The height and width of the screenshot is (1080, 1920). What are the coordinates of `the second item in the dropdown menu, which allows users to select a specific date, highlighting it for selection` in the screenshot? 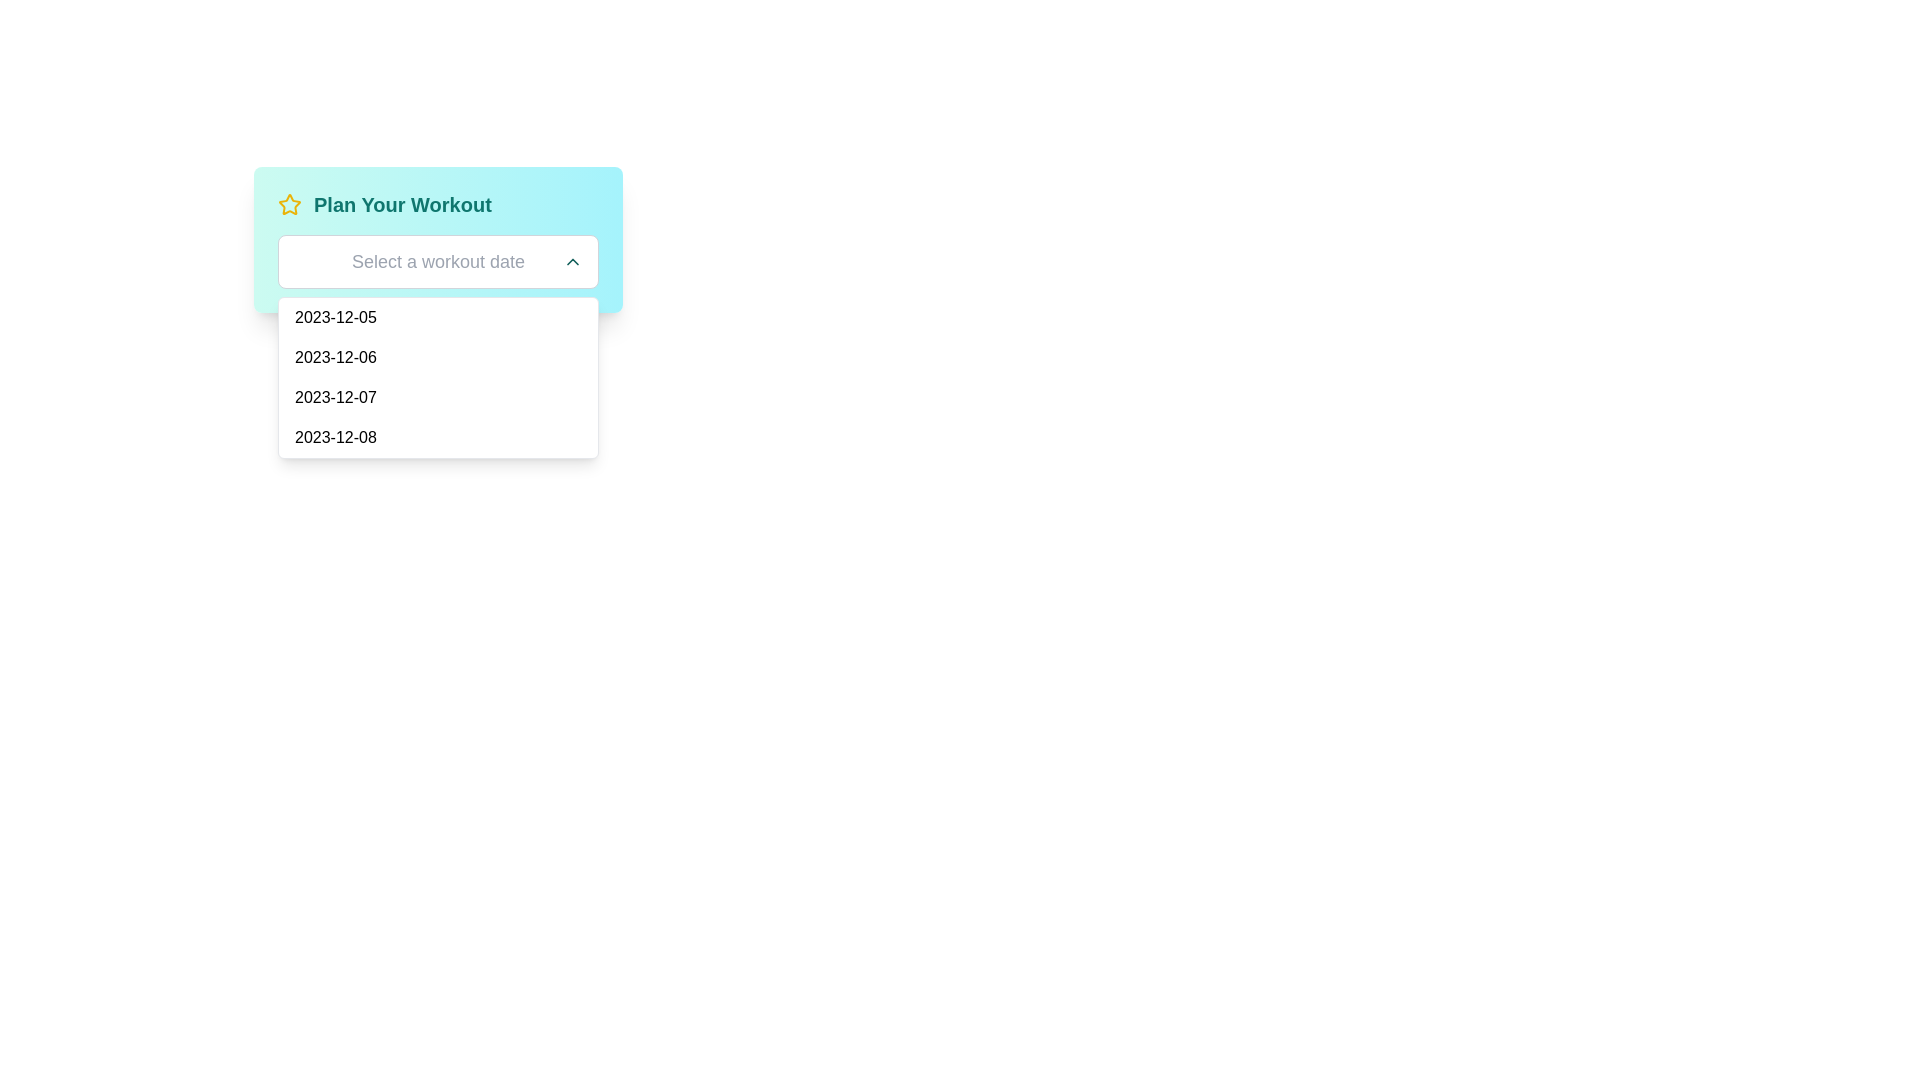 It's located at (437, 357).